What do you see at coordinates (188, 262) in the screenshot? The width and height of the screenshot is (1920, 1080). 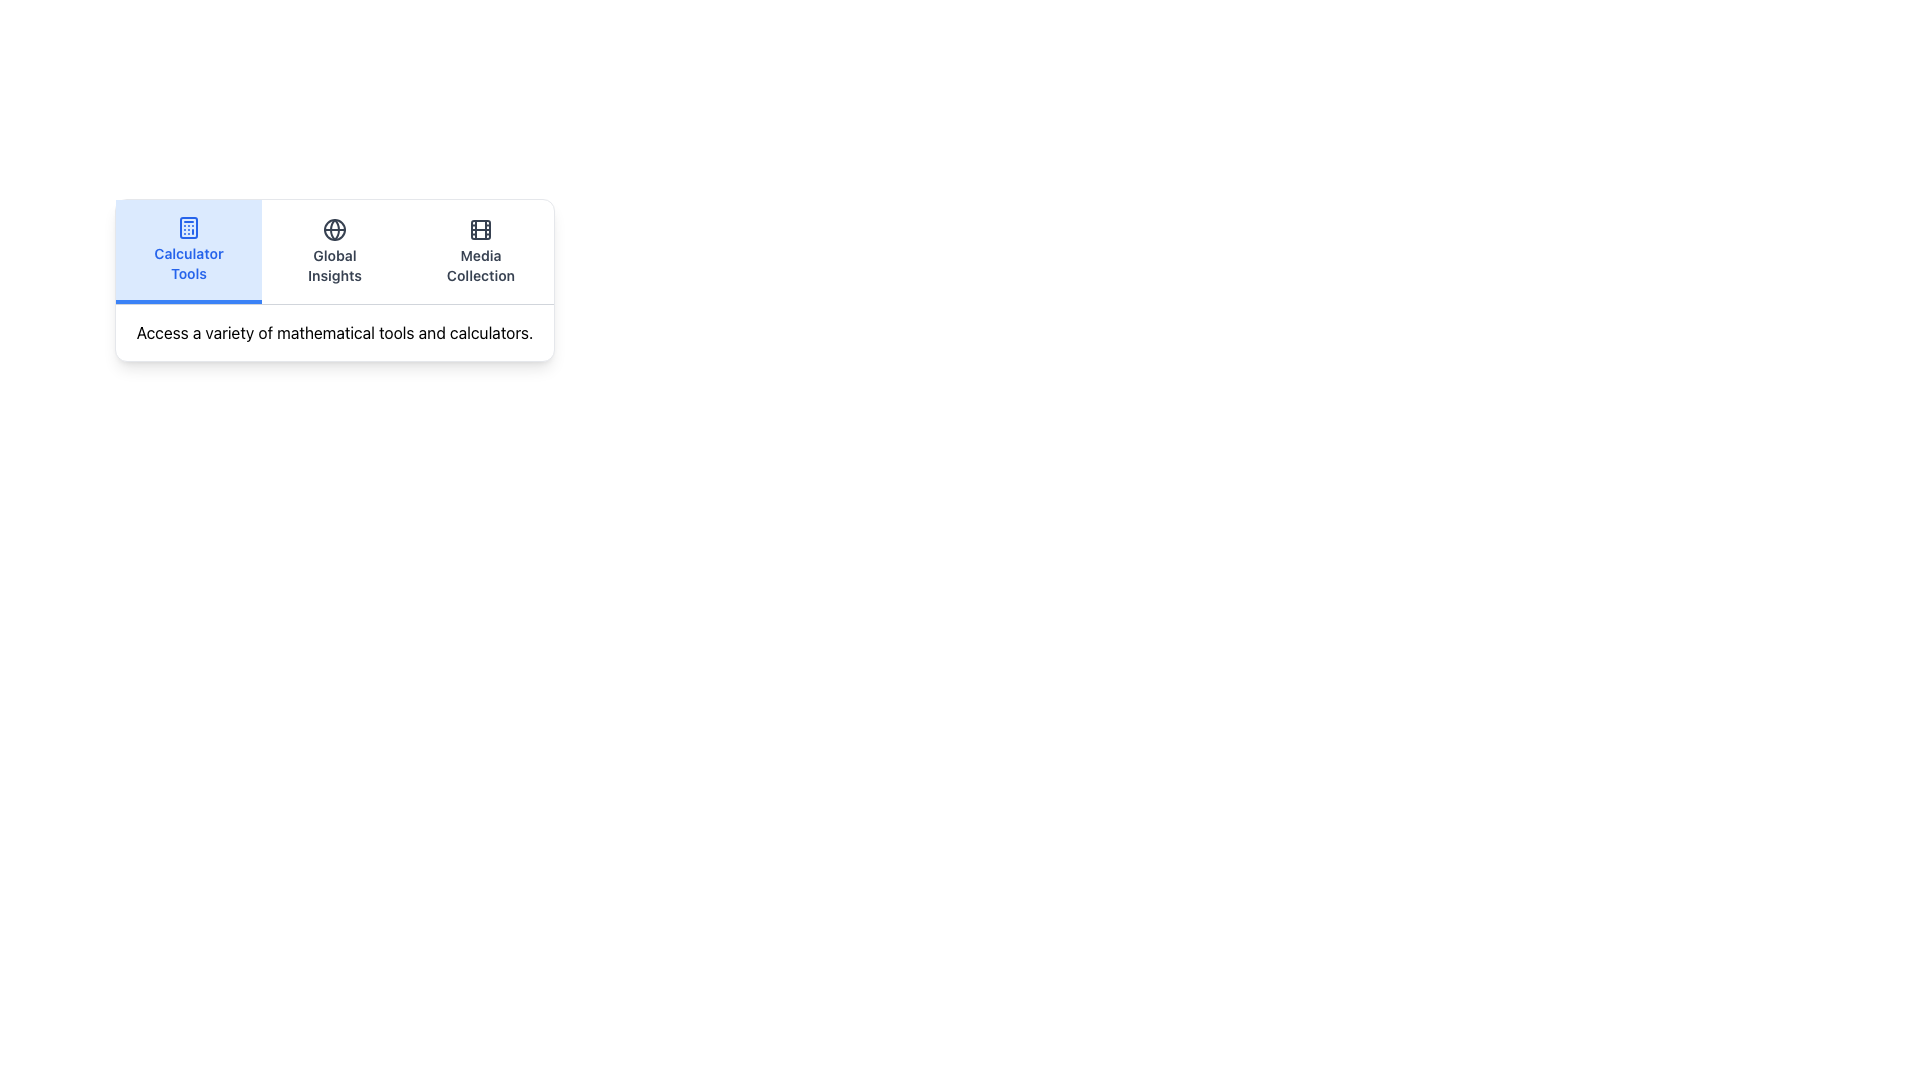 I see `the 'Calculator Tools' text label, which is styled in a smaller font and aligned below a calculator icon on the navigation card` at bounding box center [188, 262].